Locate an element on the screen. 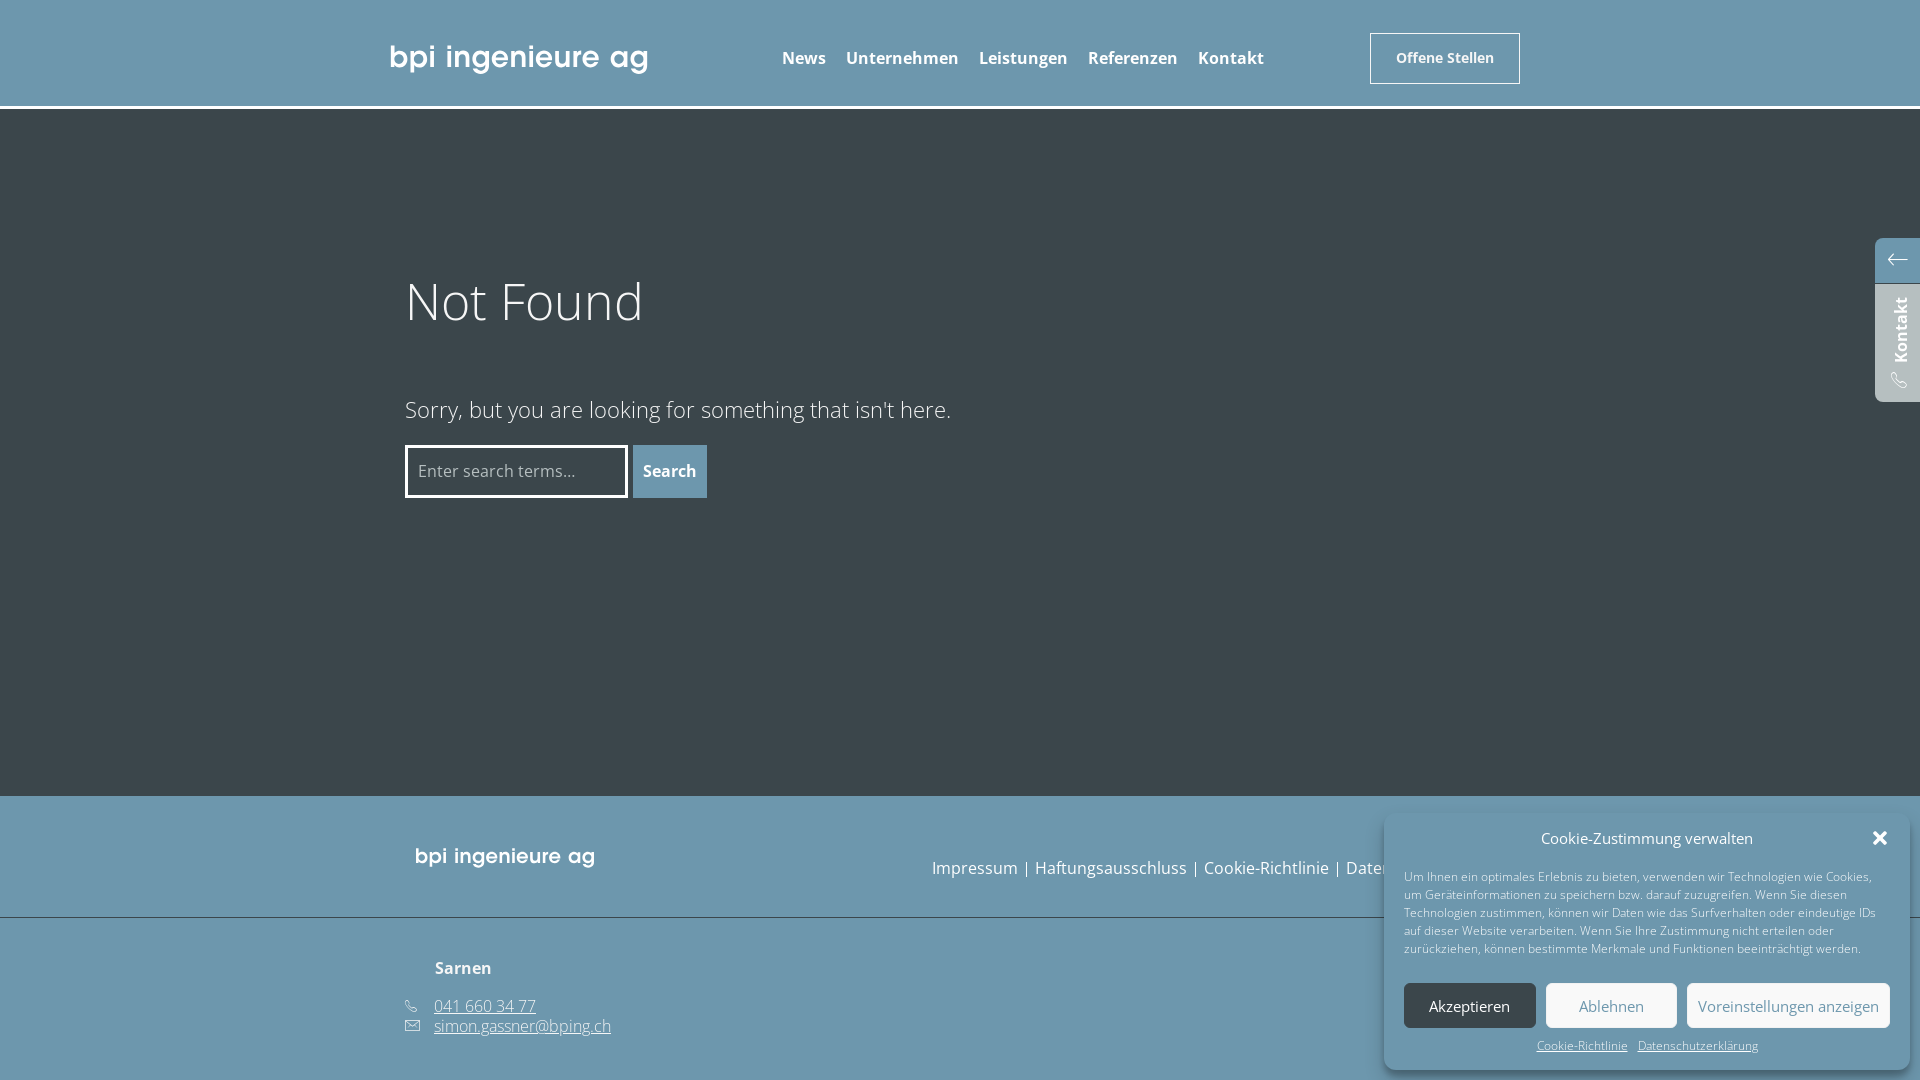 Image resolution: width=1920 pixels, height=1080 pixels. 'Unternehmen' is located at coordinates (901, 57).